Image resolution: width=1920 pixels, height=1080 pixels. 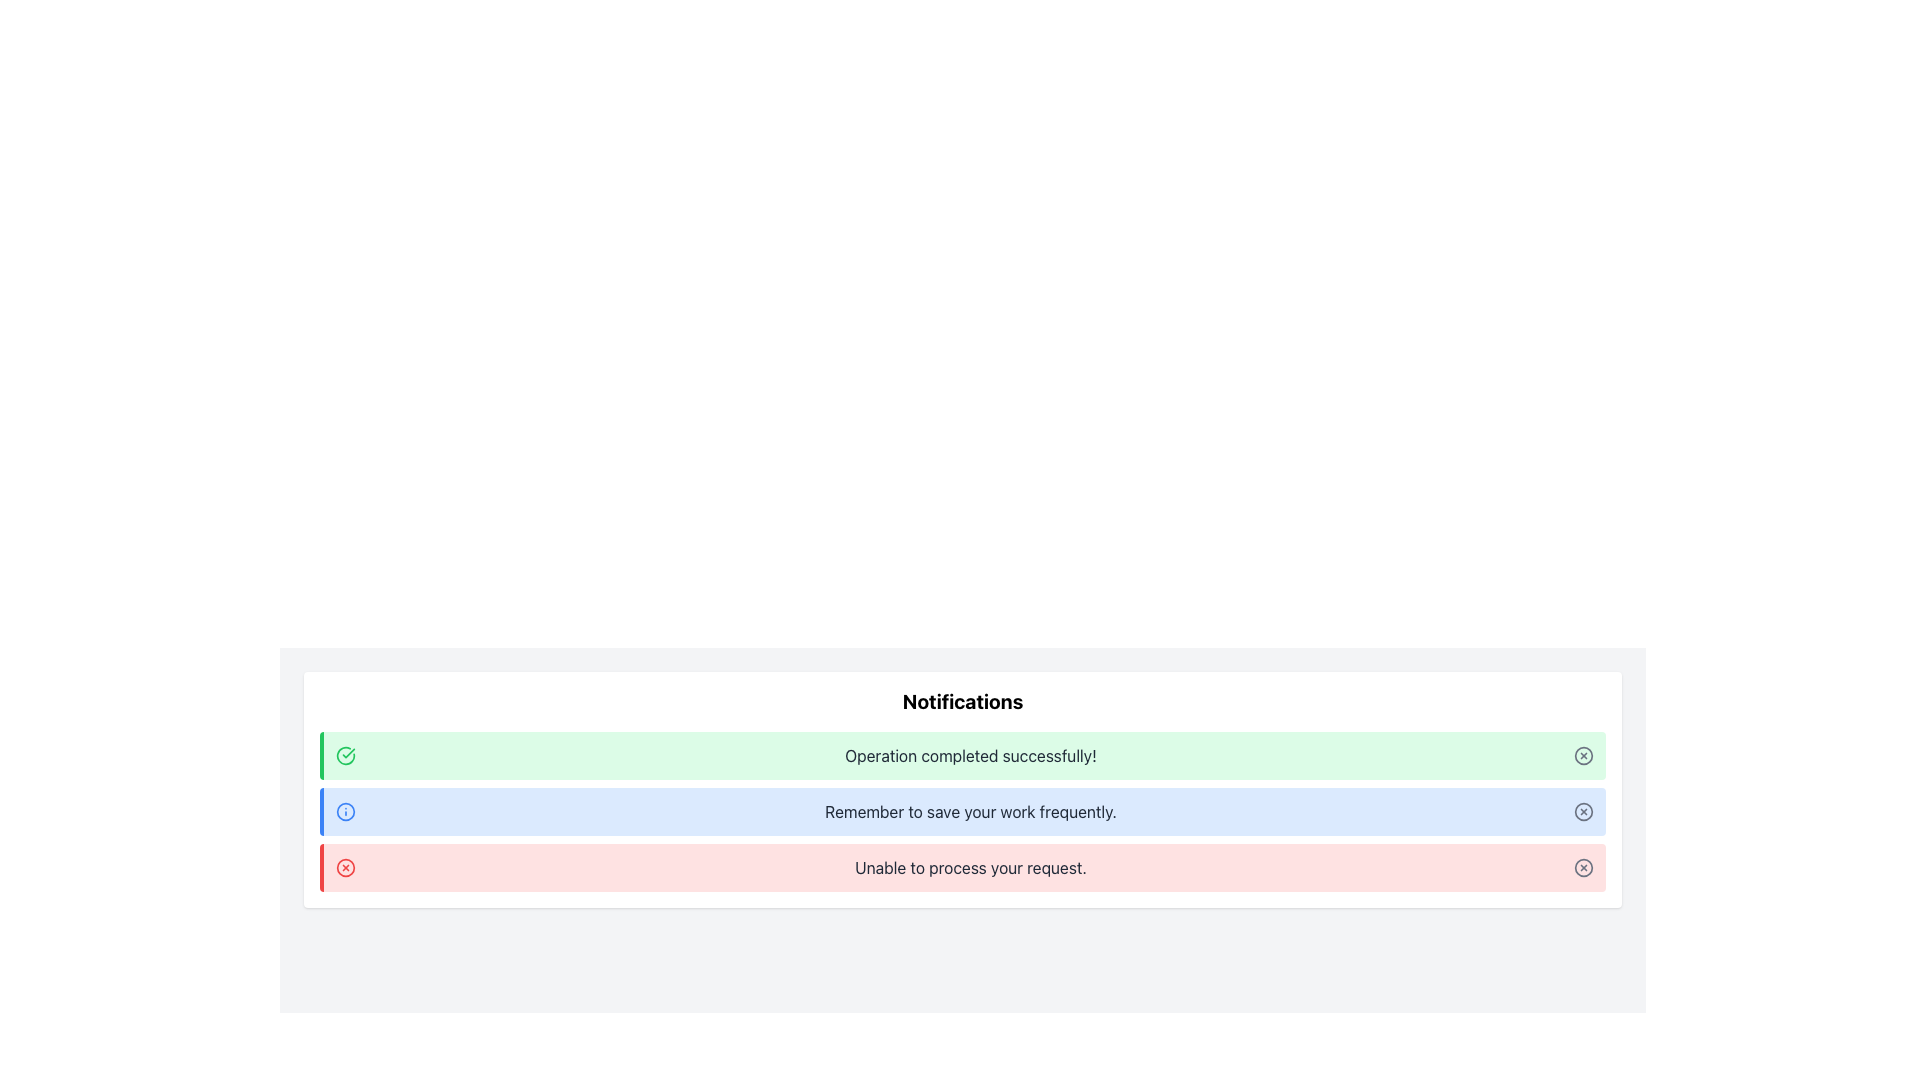 What do you see at coordinates (345, 812) in the screenshot?
I see `the blue info icon with a hollow circle and 'i' symbol located near the left edge of the blue notification bar, aligned horizontally with the text 'Remember to save your work frequently.'` at bounding box center [345, 812].